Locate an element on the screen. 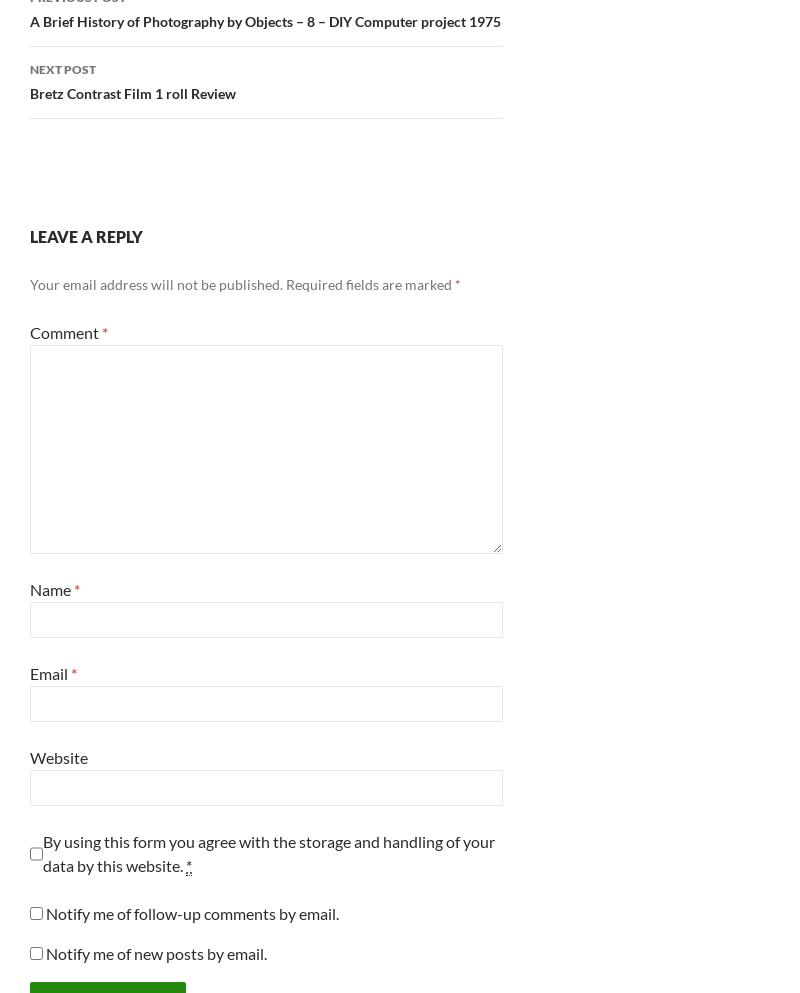  'Your email address will not be published.' is located at coordinates (156, 283).